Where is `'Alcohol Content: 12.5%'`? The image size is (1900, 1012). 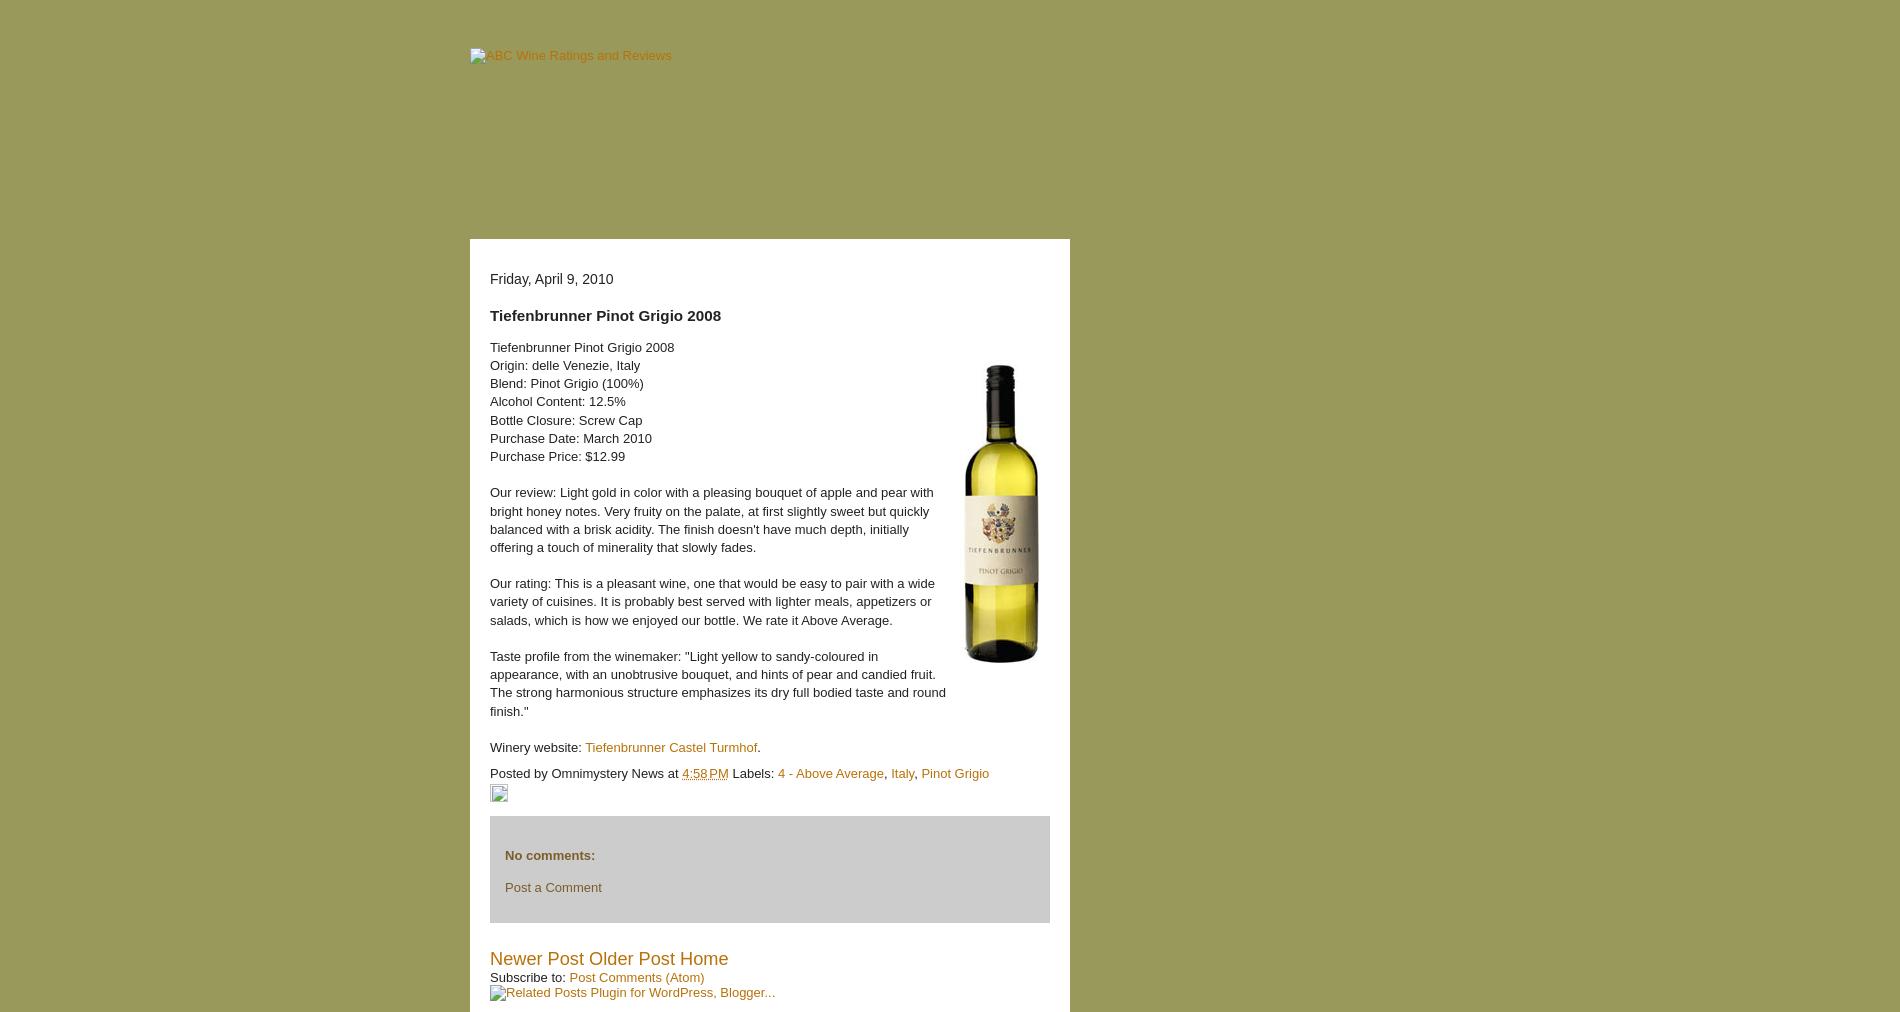
'Alcohol Content: 12.5%' is located at coordinates (557, 401).